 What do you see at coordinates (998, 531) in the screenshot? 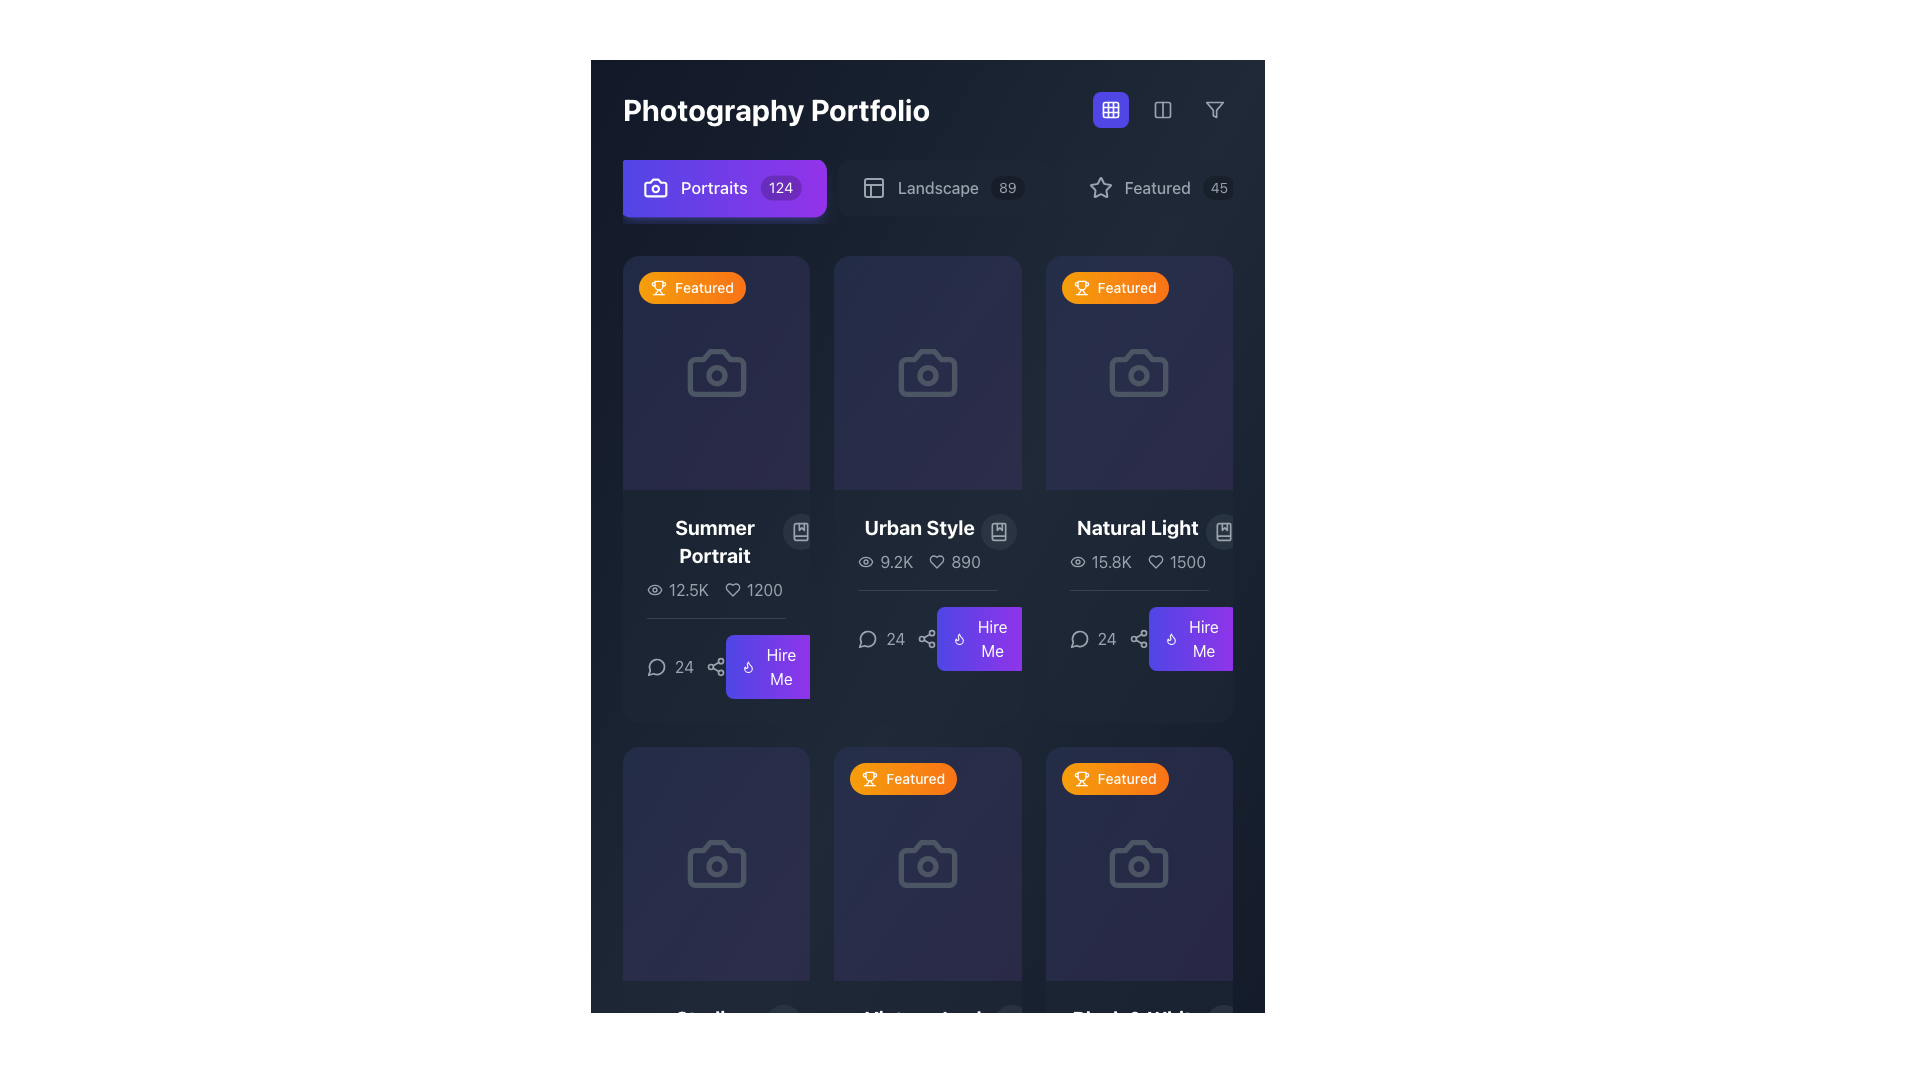
I see `the bookmark-style icon located at the top-right corner of the 'Urban Style' card, adjacent to the '9.2K views' statistic` at bounding box center [998, 531].